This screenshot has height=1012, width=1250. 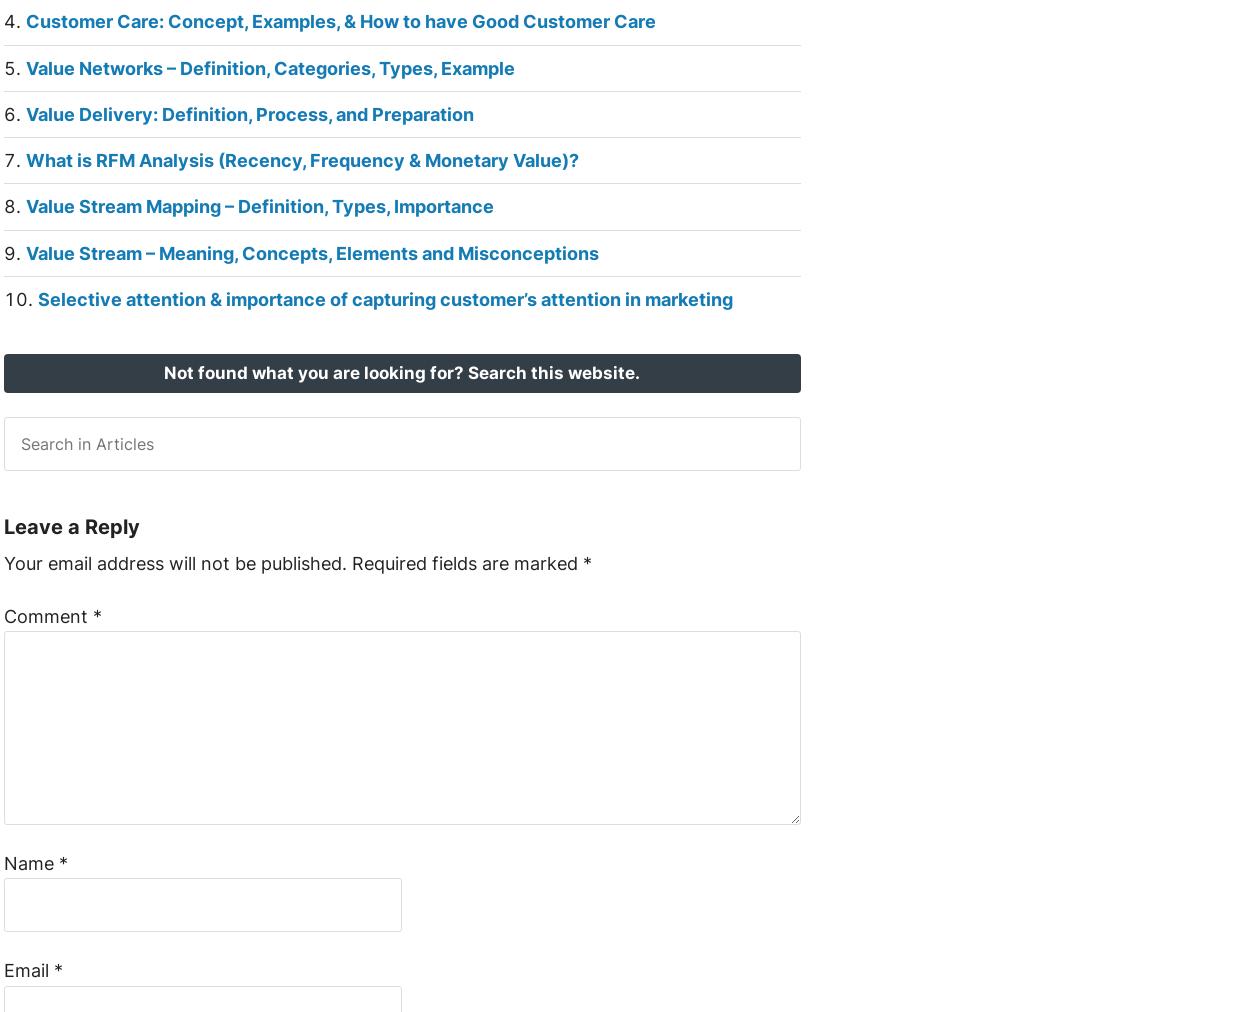 What do you see at coordinates (174, 561) in the screenshot?
I see `'Your email address will not be published.'` at bounding box center [174, 561].